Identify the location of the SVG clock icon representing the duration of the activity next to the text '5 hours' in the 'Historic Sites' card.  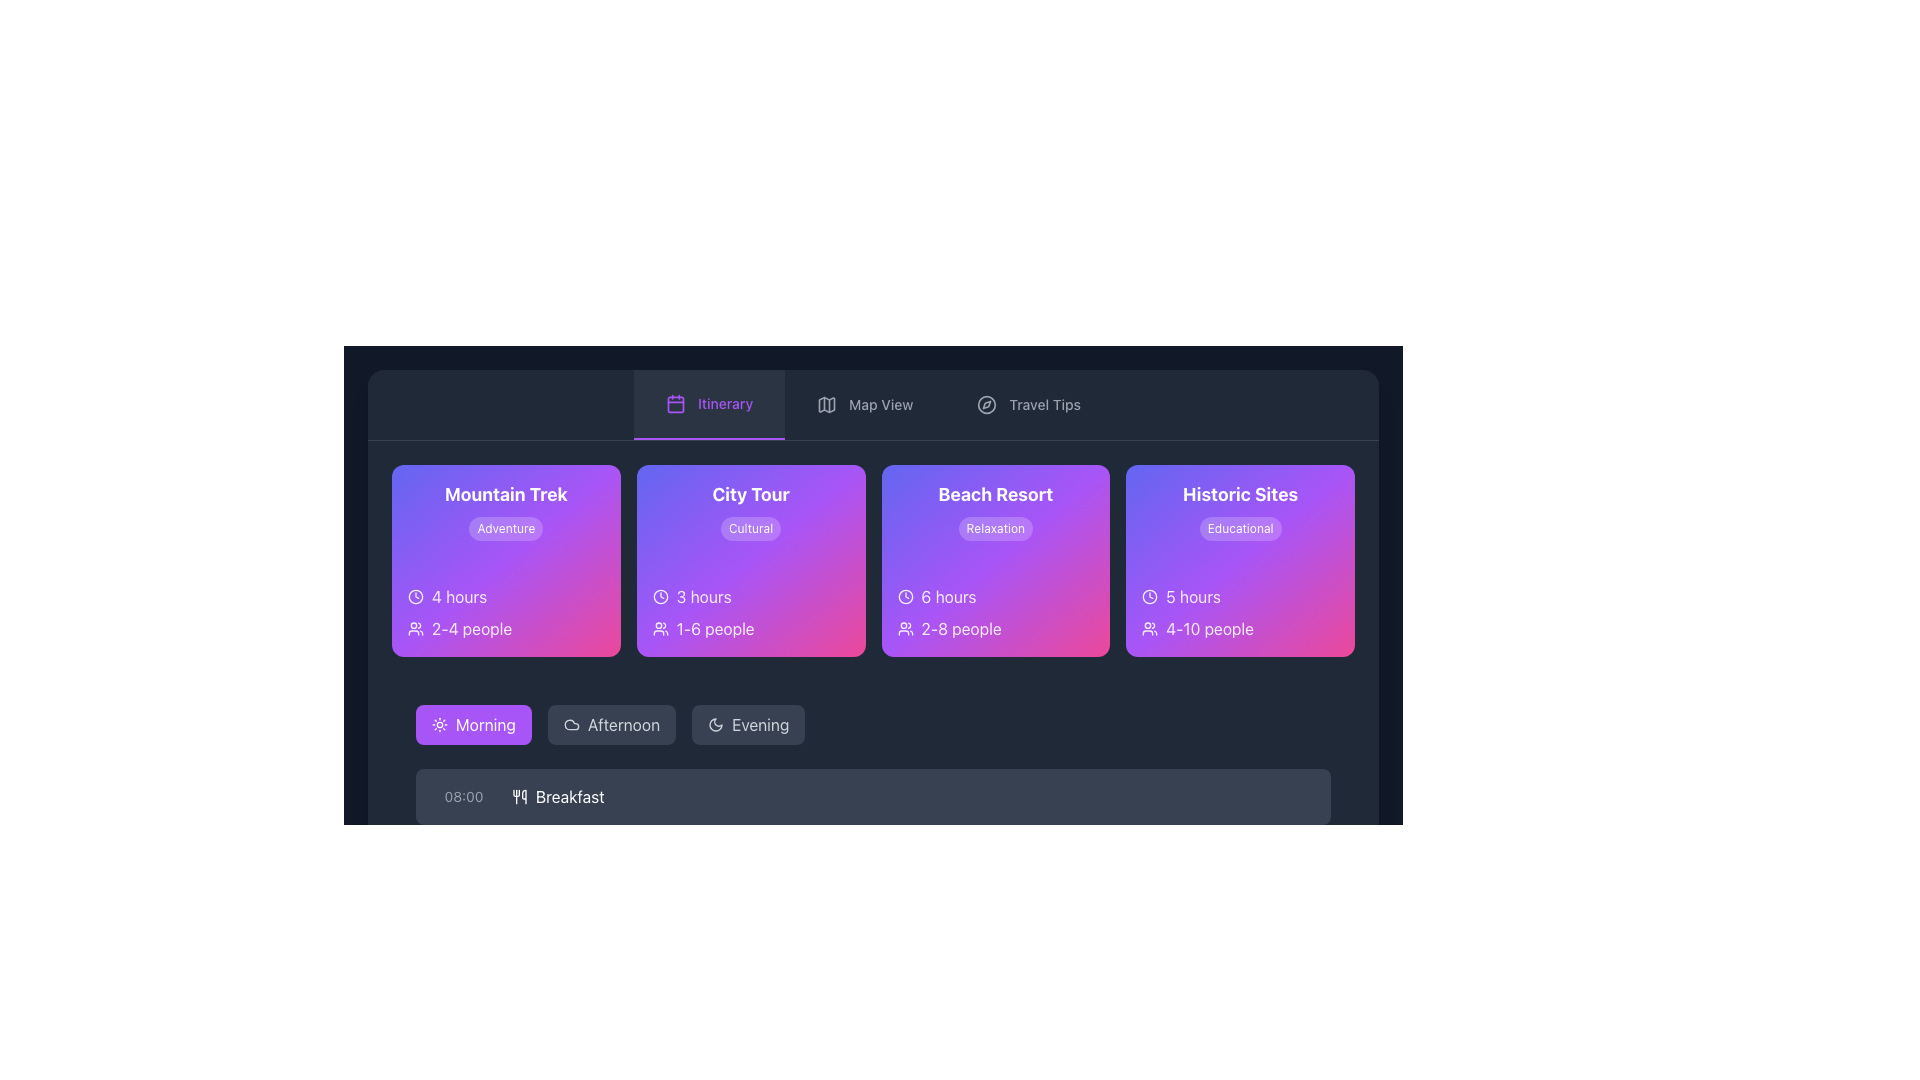
(1150, 596).